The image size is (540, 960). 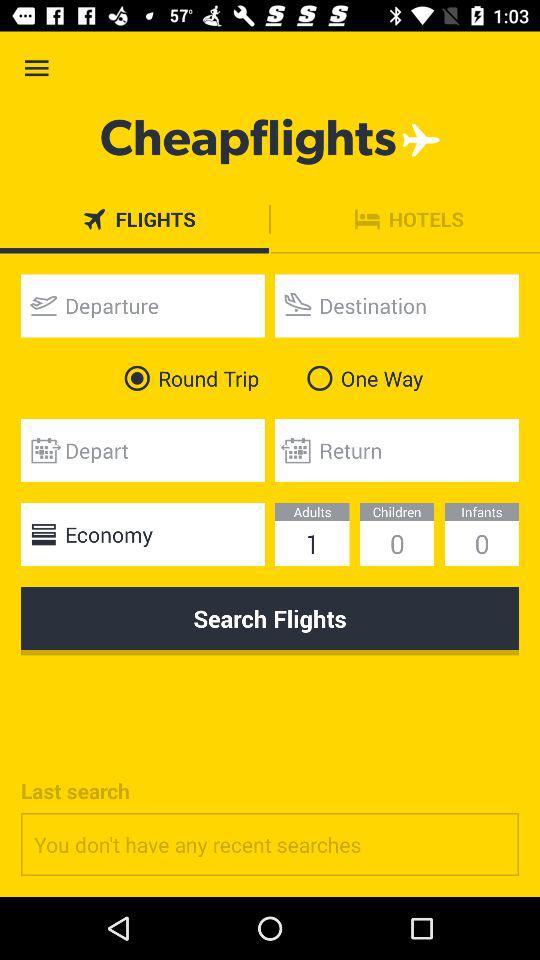 I want to click on return date, so click(x=397, y=450).